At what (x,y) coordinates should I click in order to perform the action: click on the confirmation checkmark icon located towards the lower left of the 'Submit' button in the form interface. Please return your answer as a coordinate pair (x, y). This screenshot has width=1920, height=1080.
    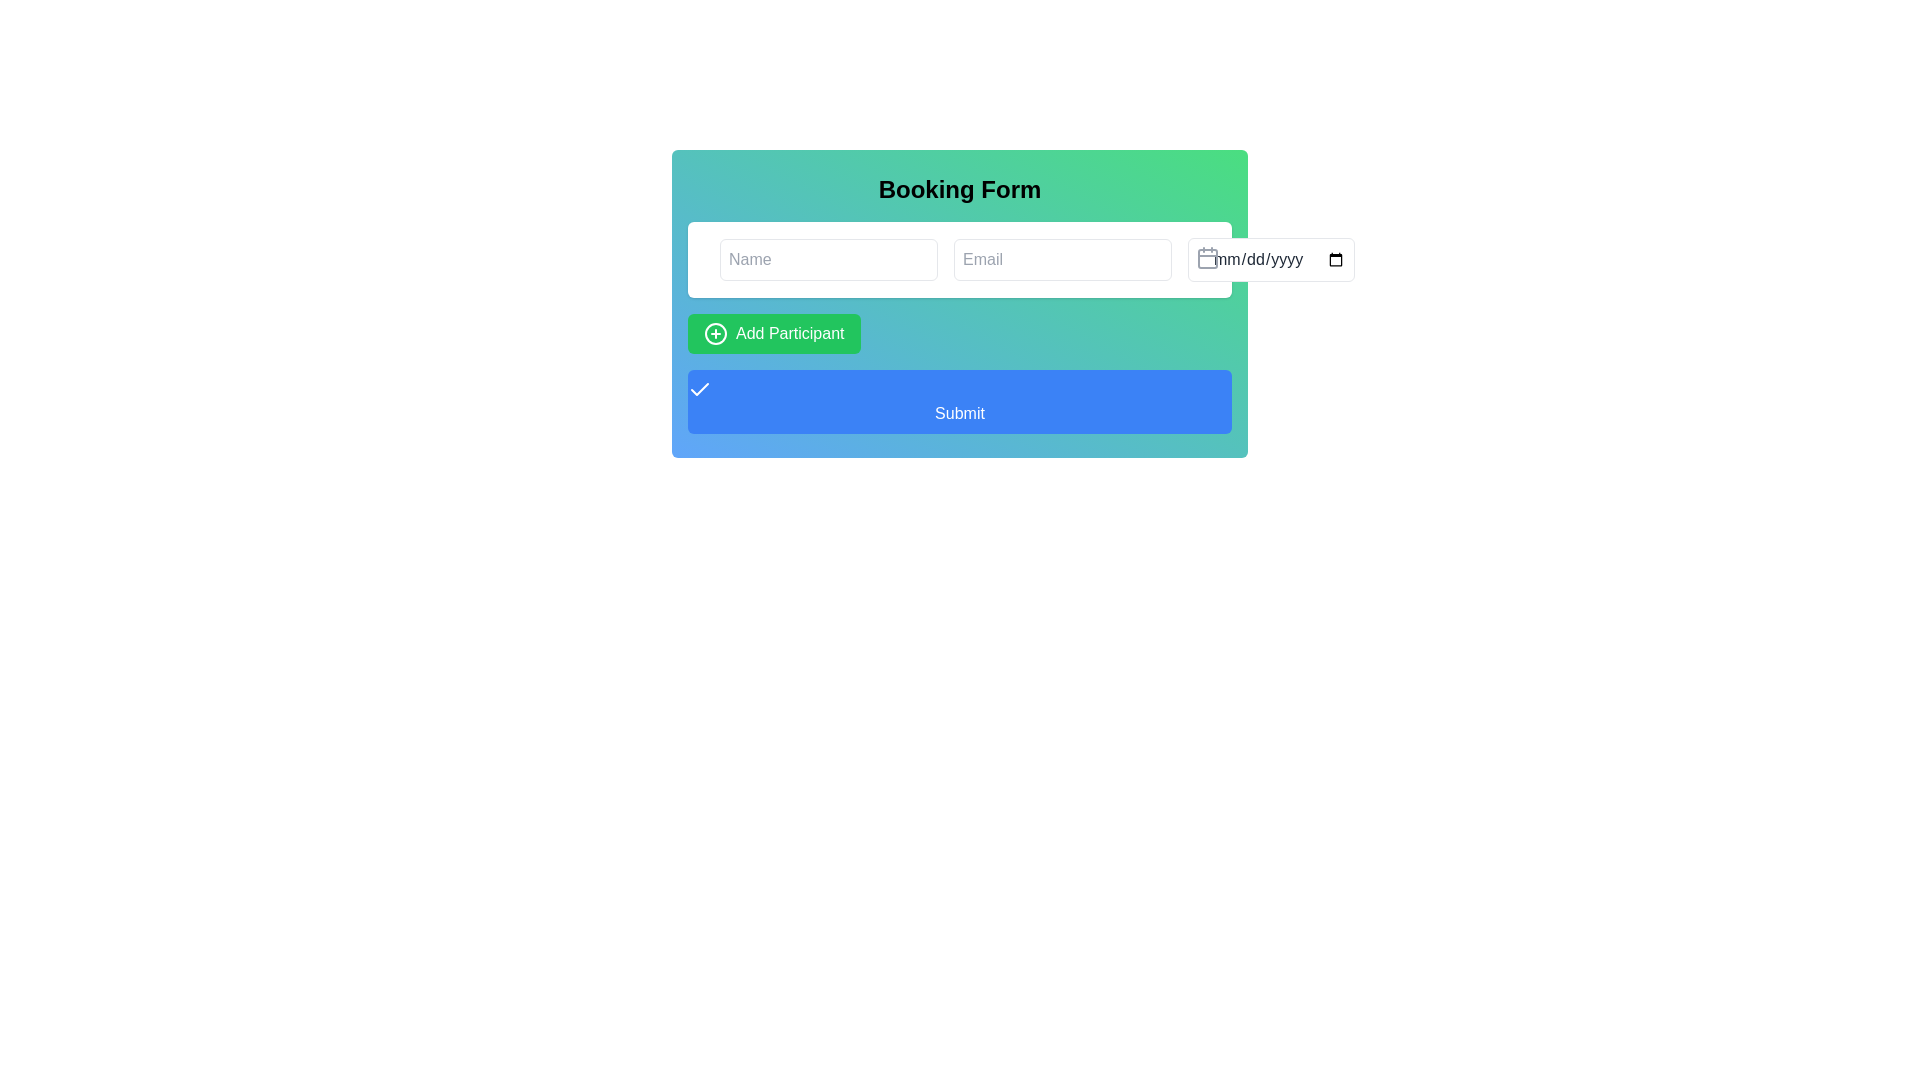
    Looking at the image, I should click on (700, 389).